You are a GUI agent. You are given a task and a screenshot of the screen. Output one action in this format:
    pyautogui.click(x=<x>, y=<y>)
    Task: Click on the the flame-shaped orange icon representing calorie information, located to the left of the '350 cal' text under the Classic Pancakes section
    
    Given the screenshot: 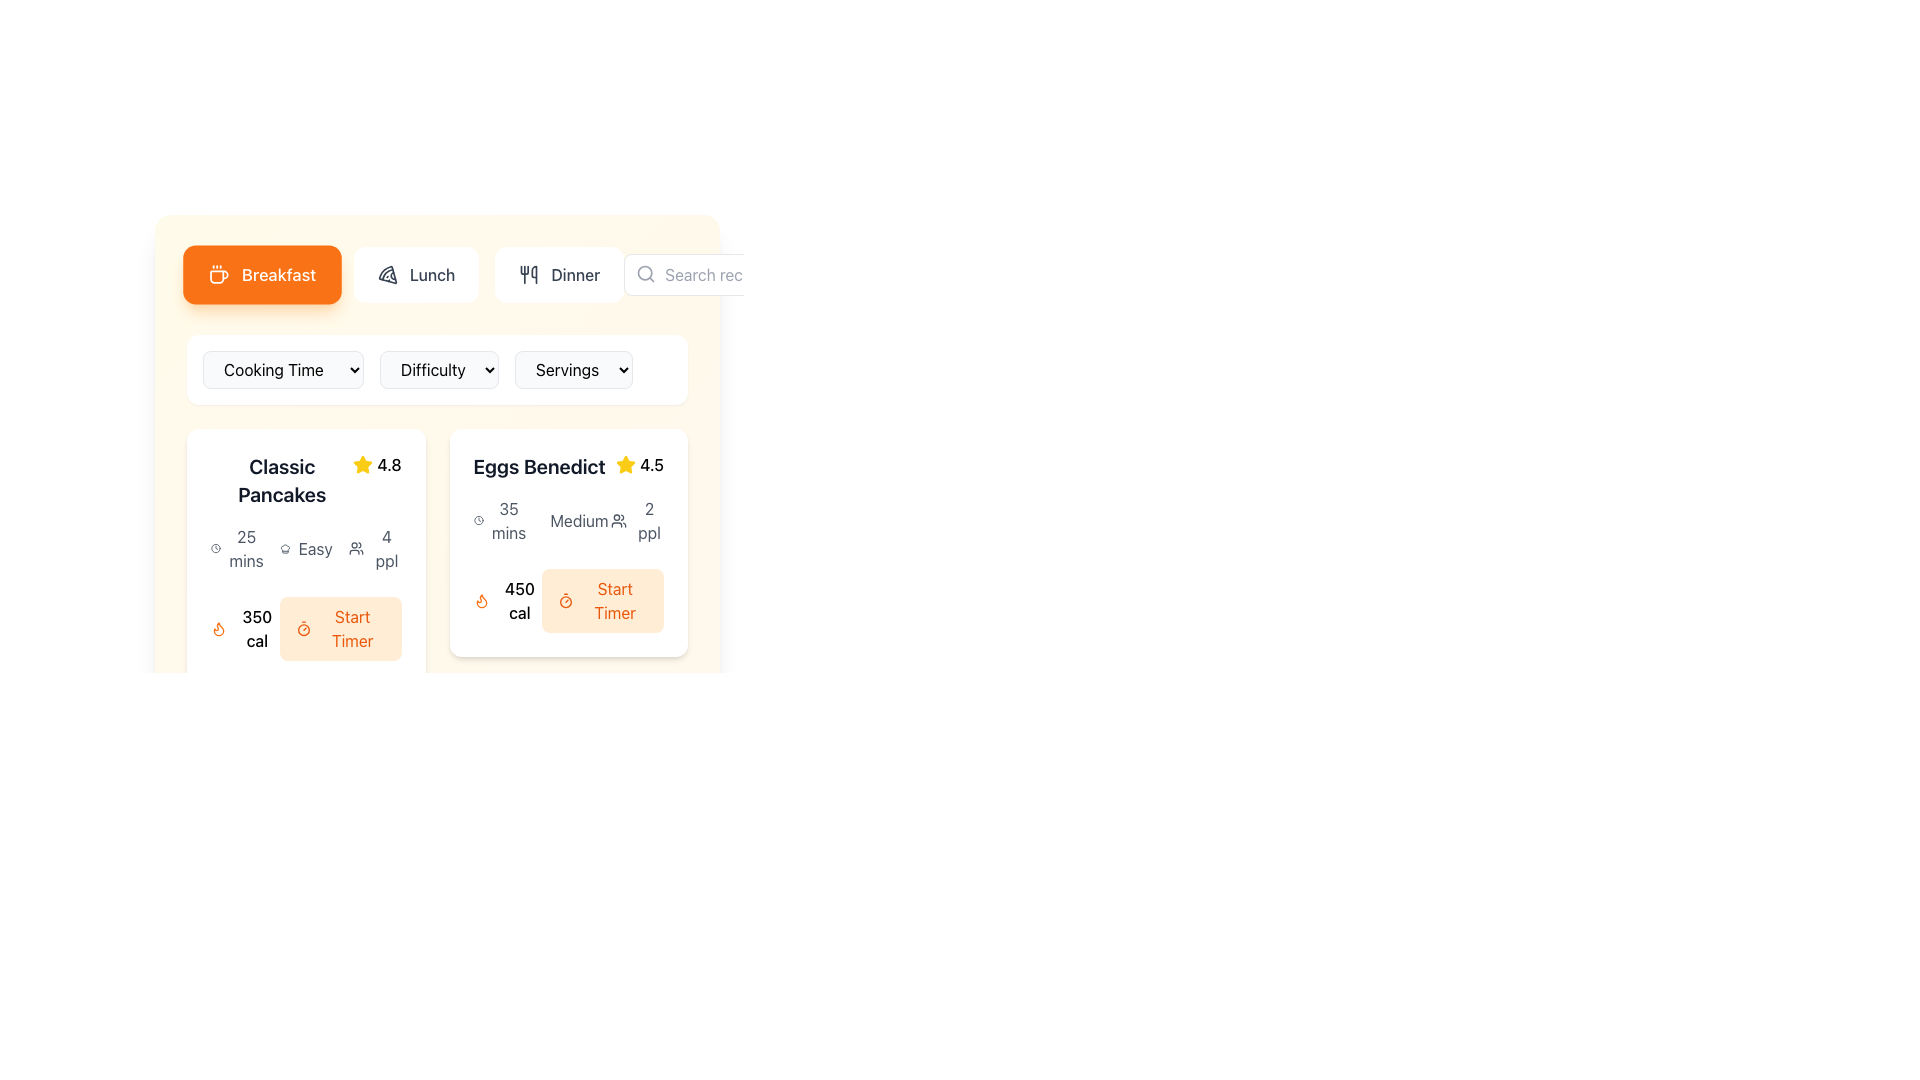 What is the action you would take?
    pyautogui.click(x=219, y=627)
    